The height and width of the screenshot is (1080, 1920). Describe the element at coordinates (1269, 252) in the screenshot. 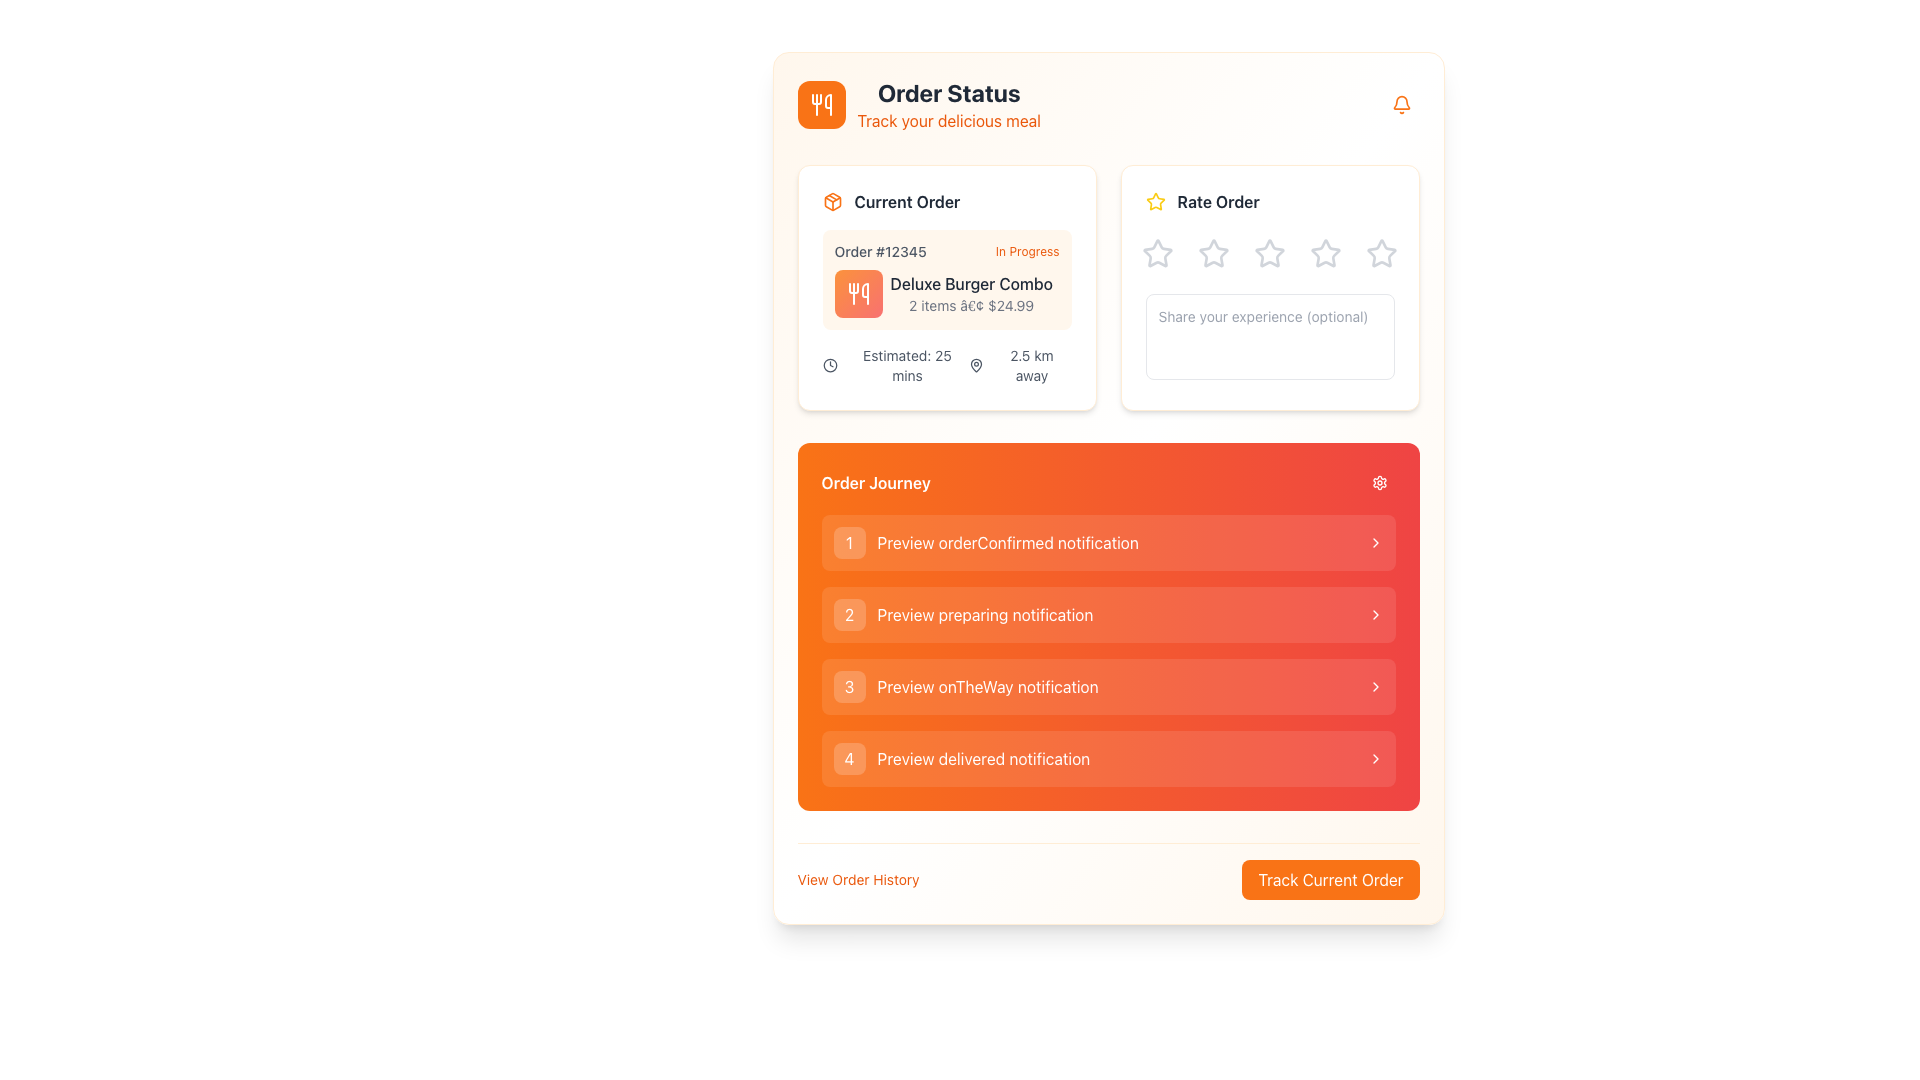

I see `the third star icon in the 'Rate Order' section, which is styled with a gray outline and has a hollow center, to check the current rating state` at that location.